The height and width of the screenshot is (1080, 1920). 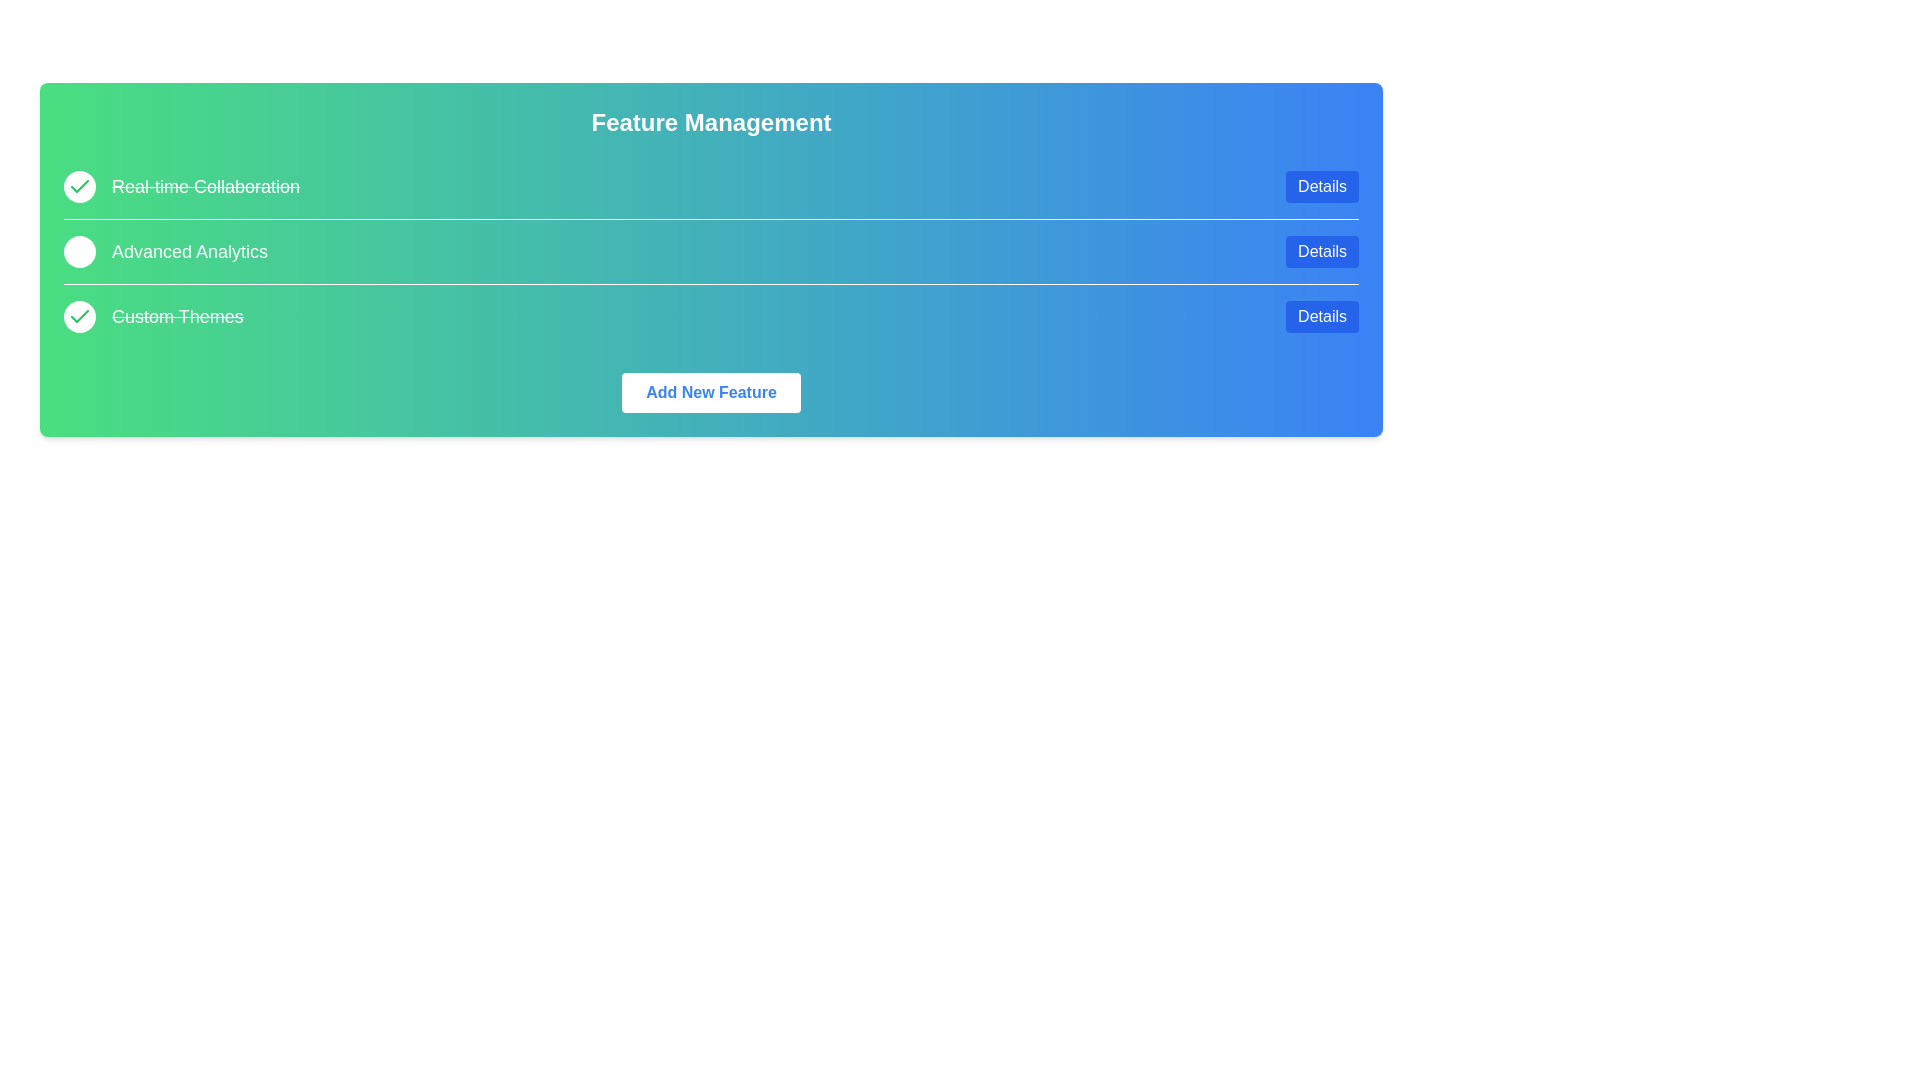 What do you see at coordinates (80, 315) in the screenshot?
I see `the feature Custom Themes by clicking its circular checkbox` at bounding box center [80, 315].